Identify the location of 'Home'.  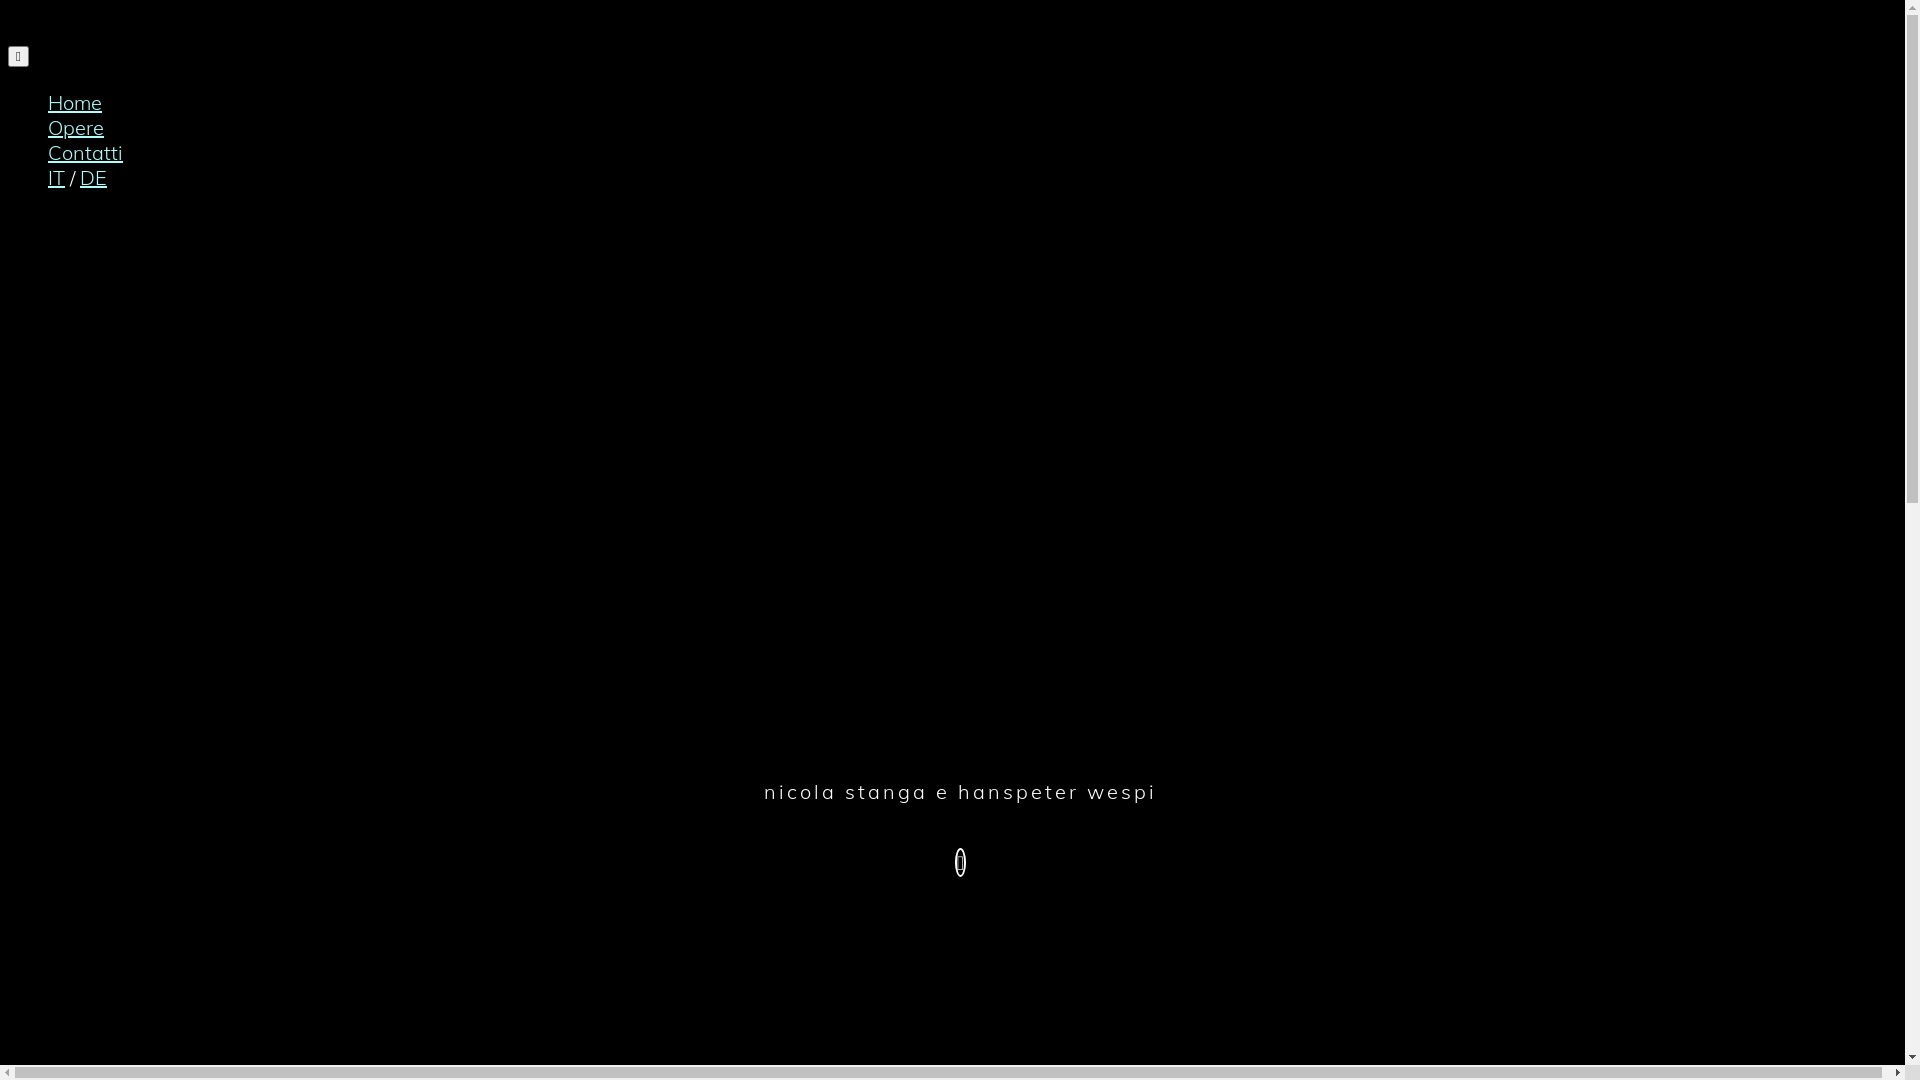
(75, 102).